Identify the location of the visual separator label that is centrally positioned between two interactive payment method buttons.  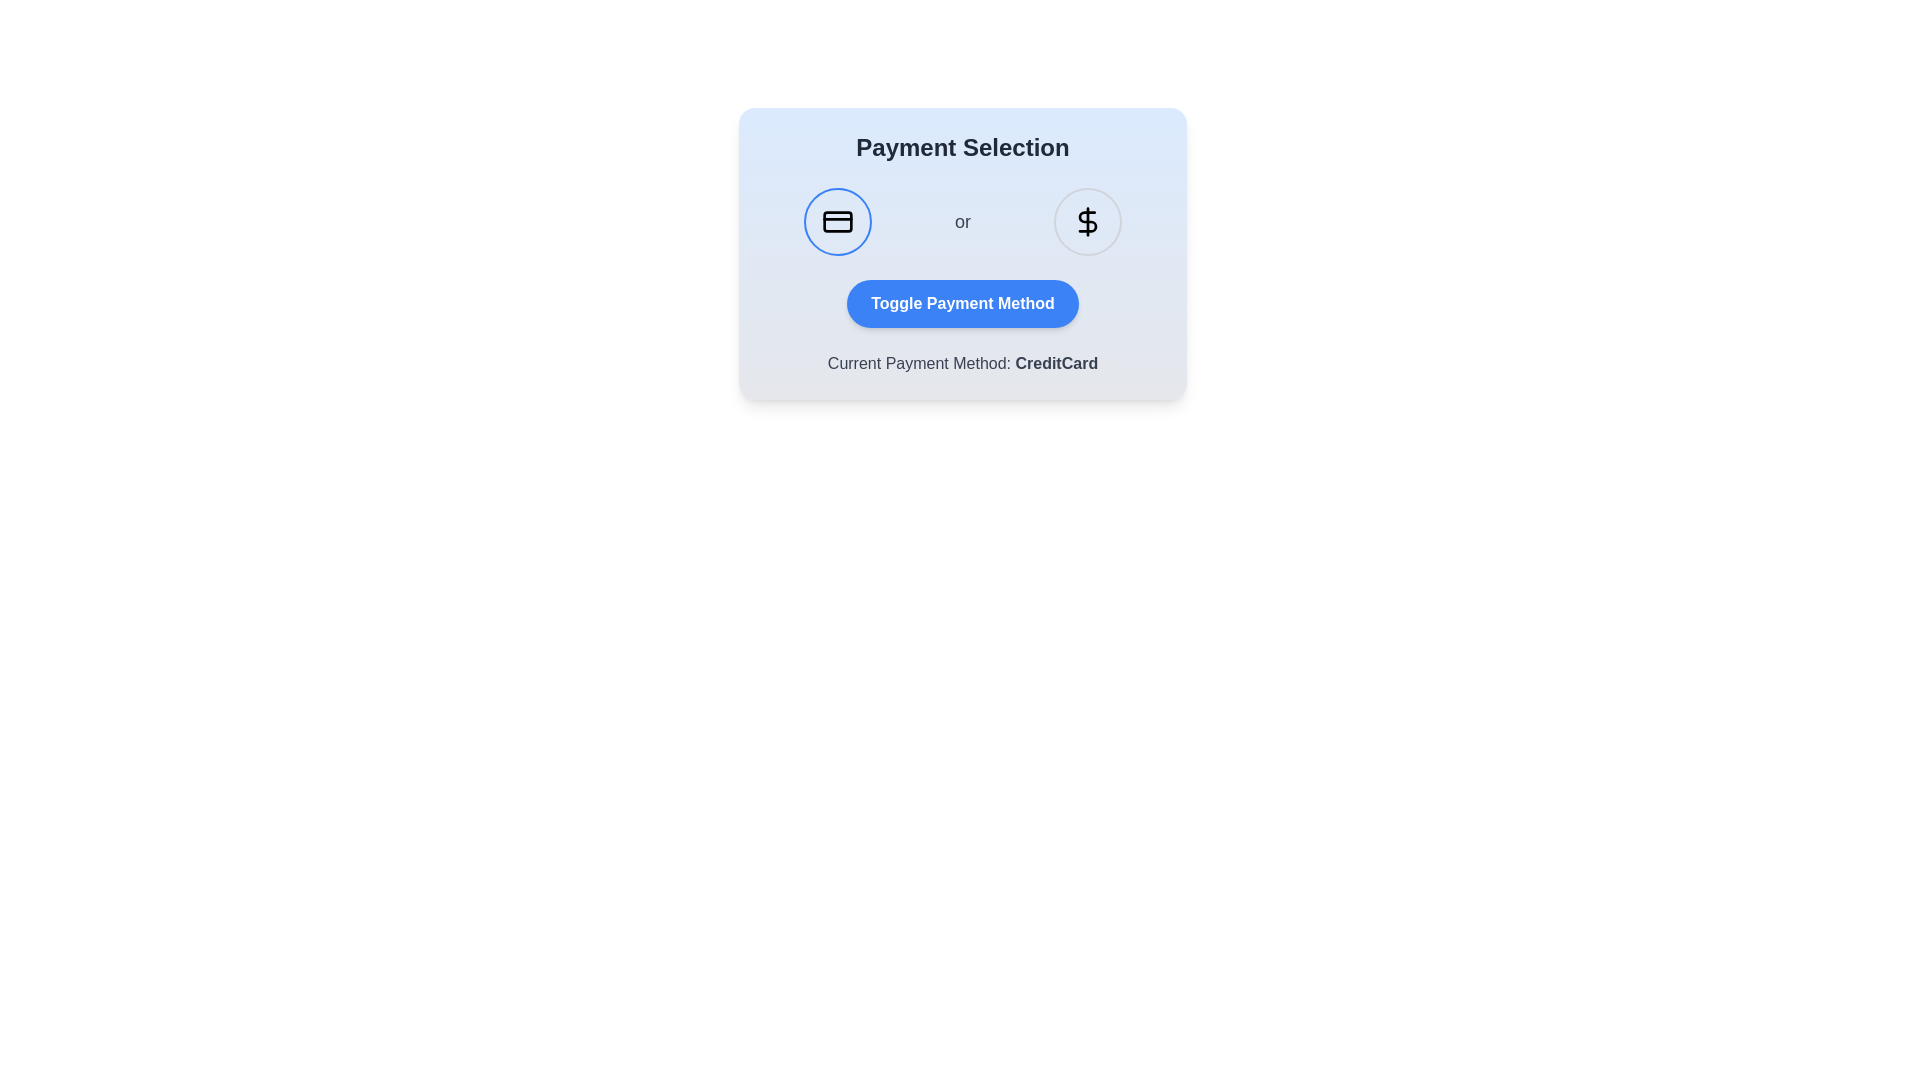
(963, 222).